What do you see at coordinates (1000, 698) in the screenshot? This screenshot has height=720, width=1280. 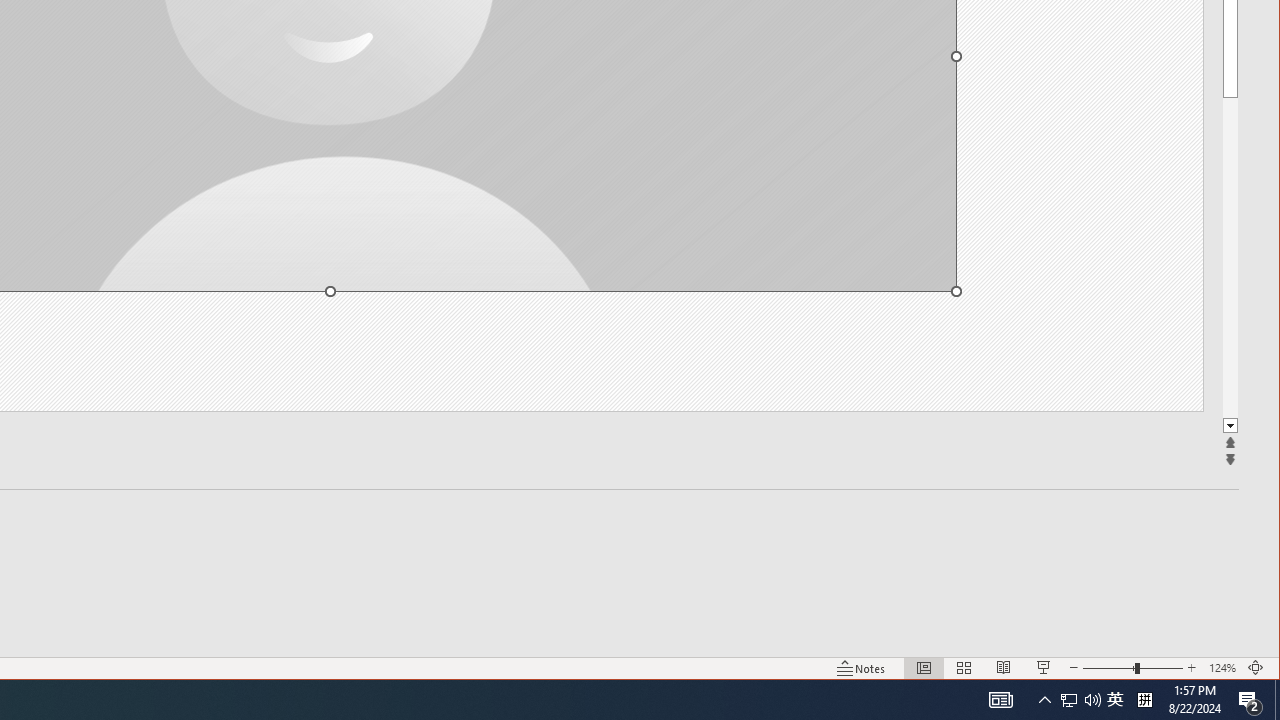 I see `'AutomationID: 4105'` at bounding box center [1000, 698].